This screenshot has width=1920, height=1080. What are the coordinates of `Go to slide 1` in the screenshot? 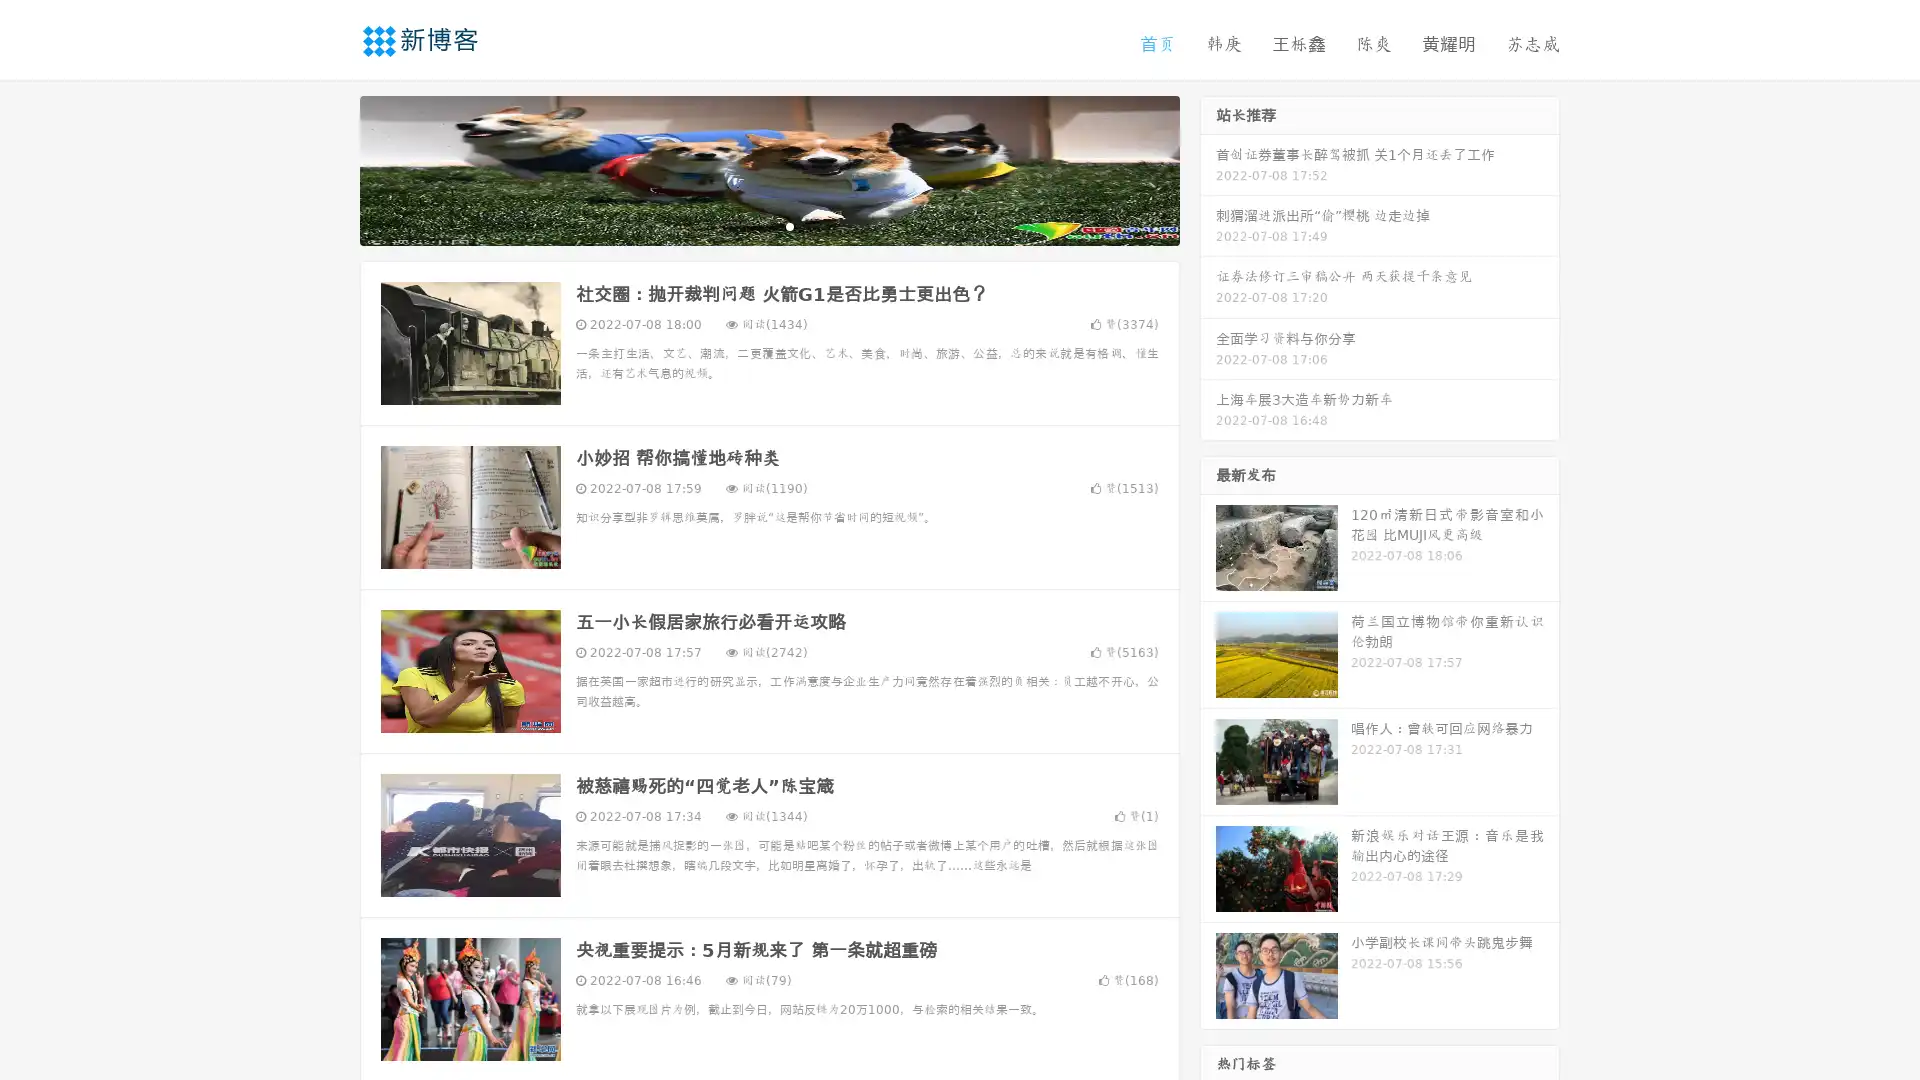 It's located at (748, 225).